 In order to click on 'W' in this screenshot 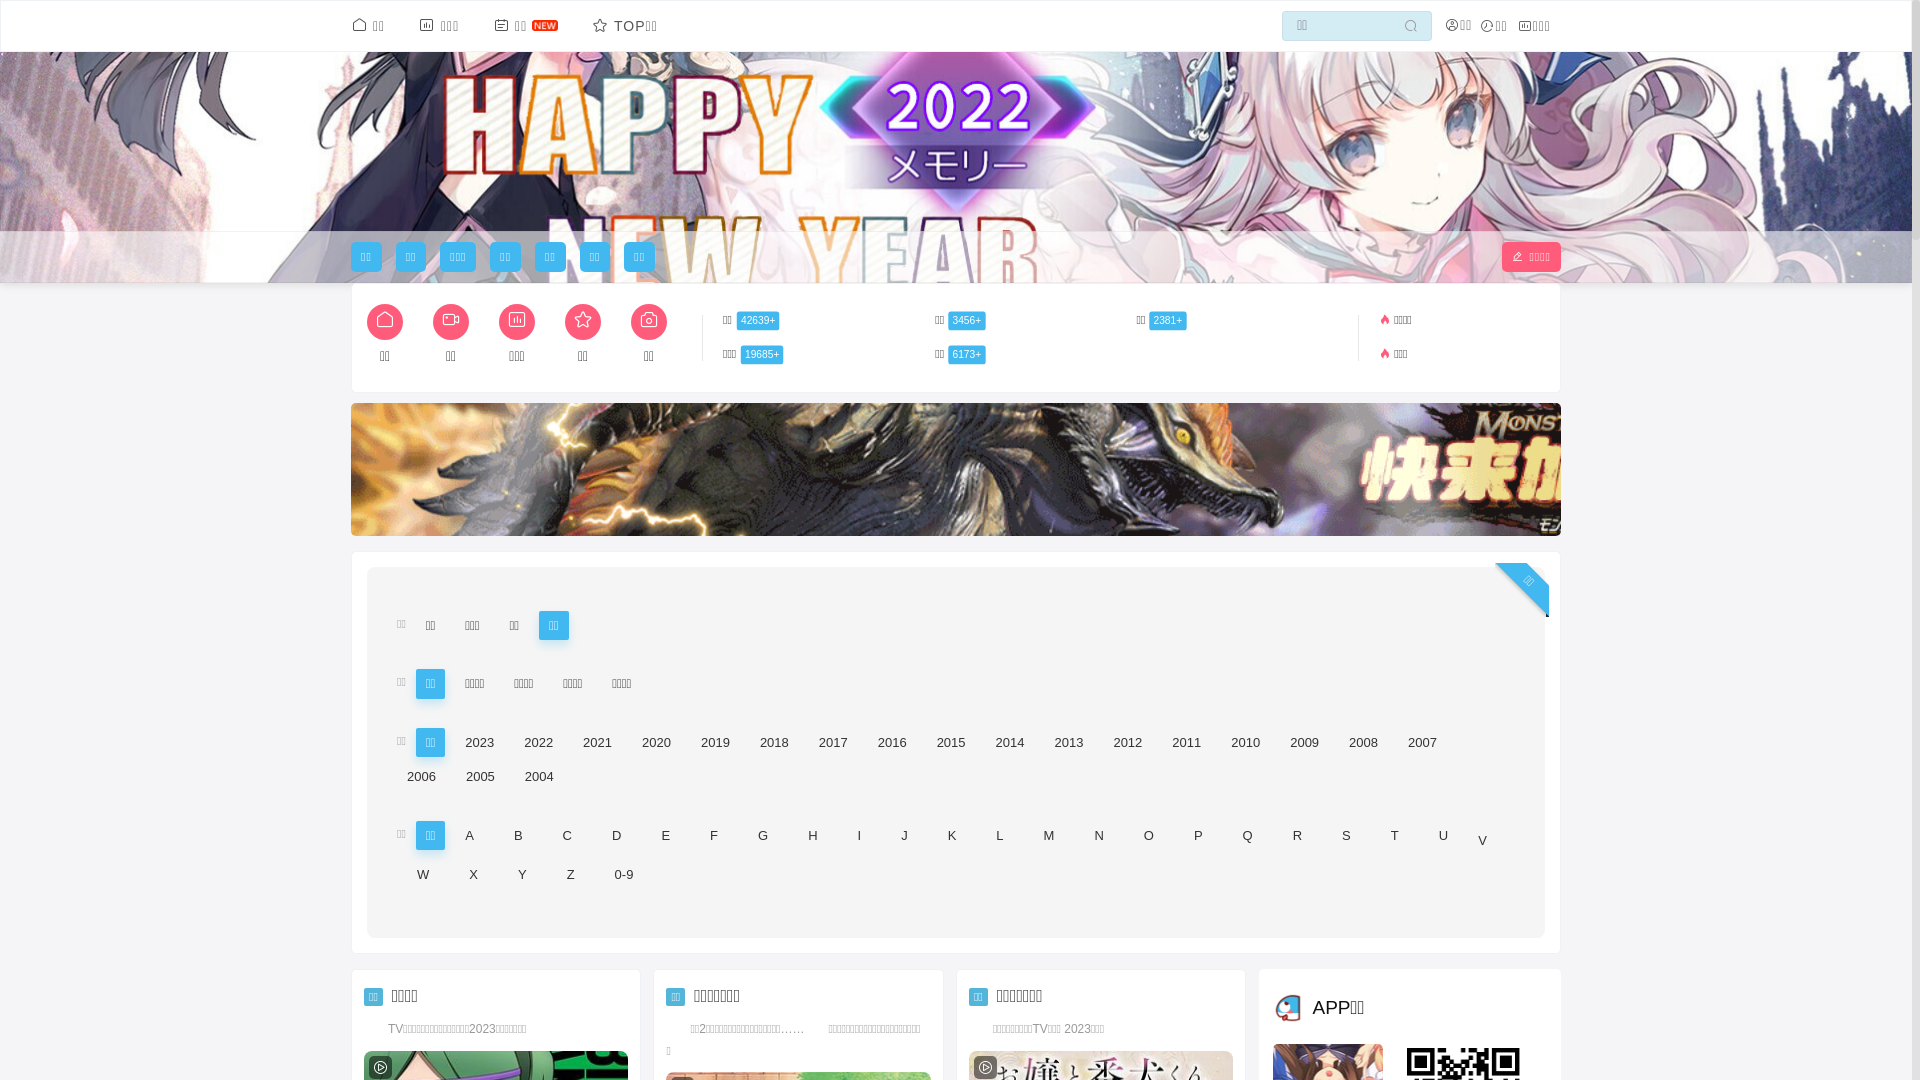, I will do `click(421, 873)`.